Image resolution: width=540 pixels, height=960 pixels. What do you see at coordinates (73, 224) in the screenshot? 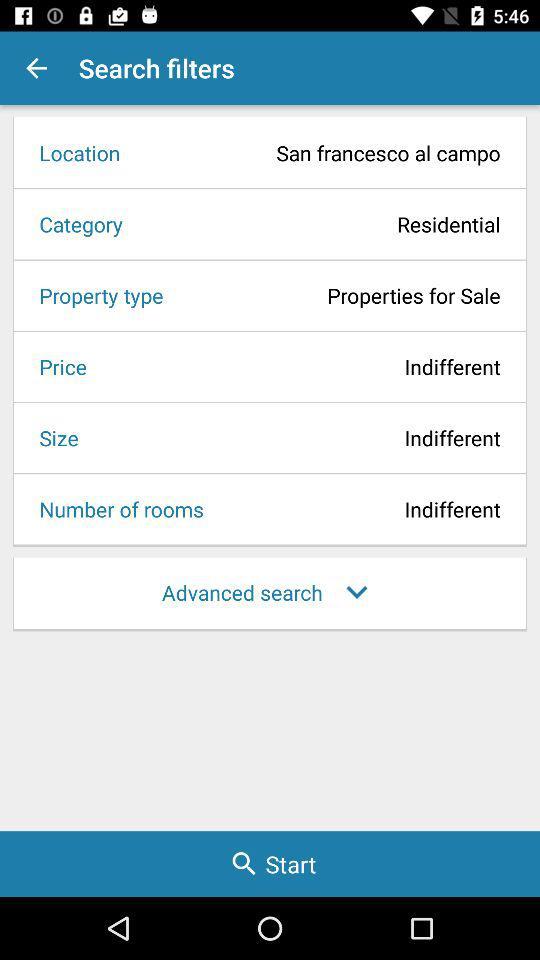
I see `category` at bounding box center [73, 224].